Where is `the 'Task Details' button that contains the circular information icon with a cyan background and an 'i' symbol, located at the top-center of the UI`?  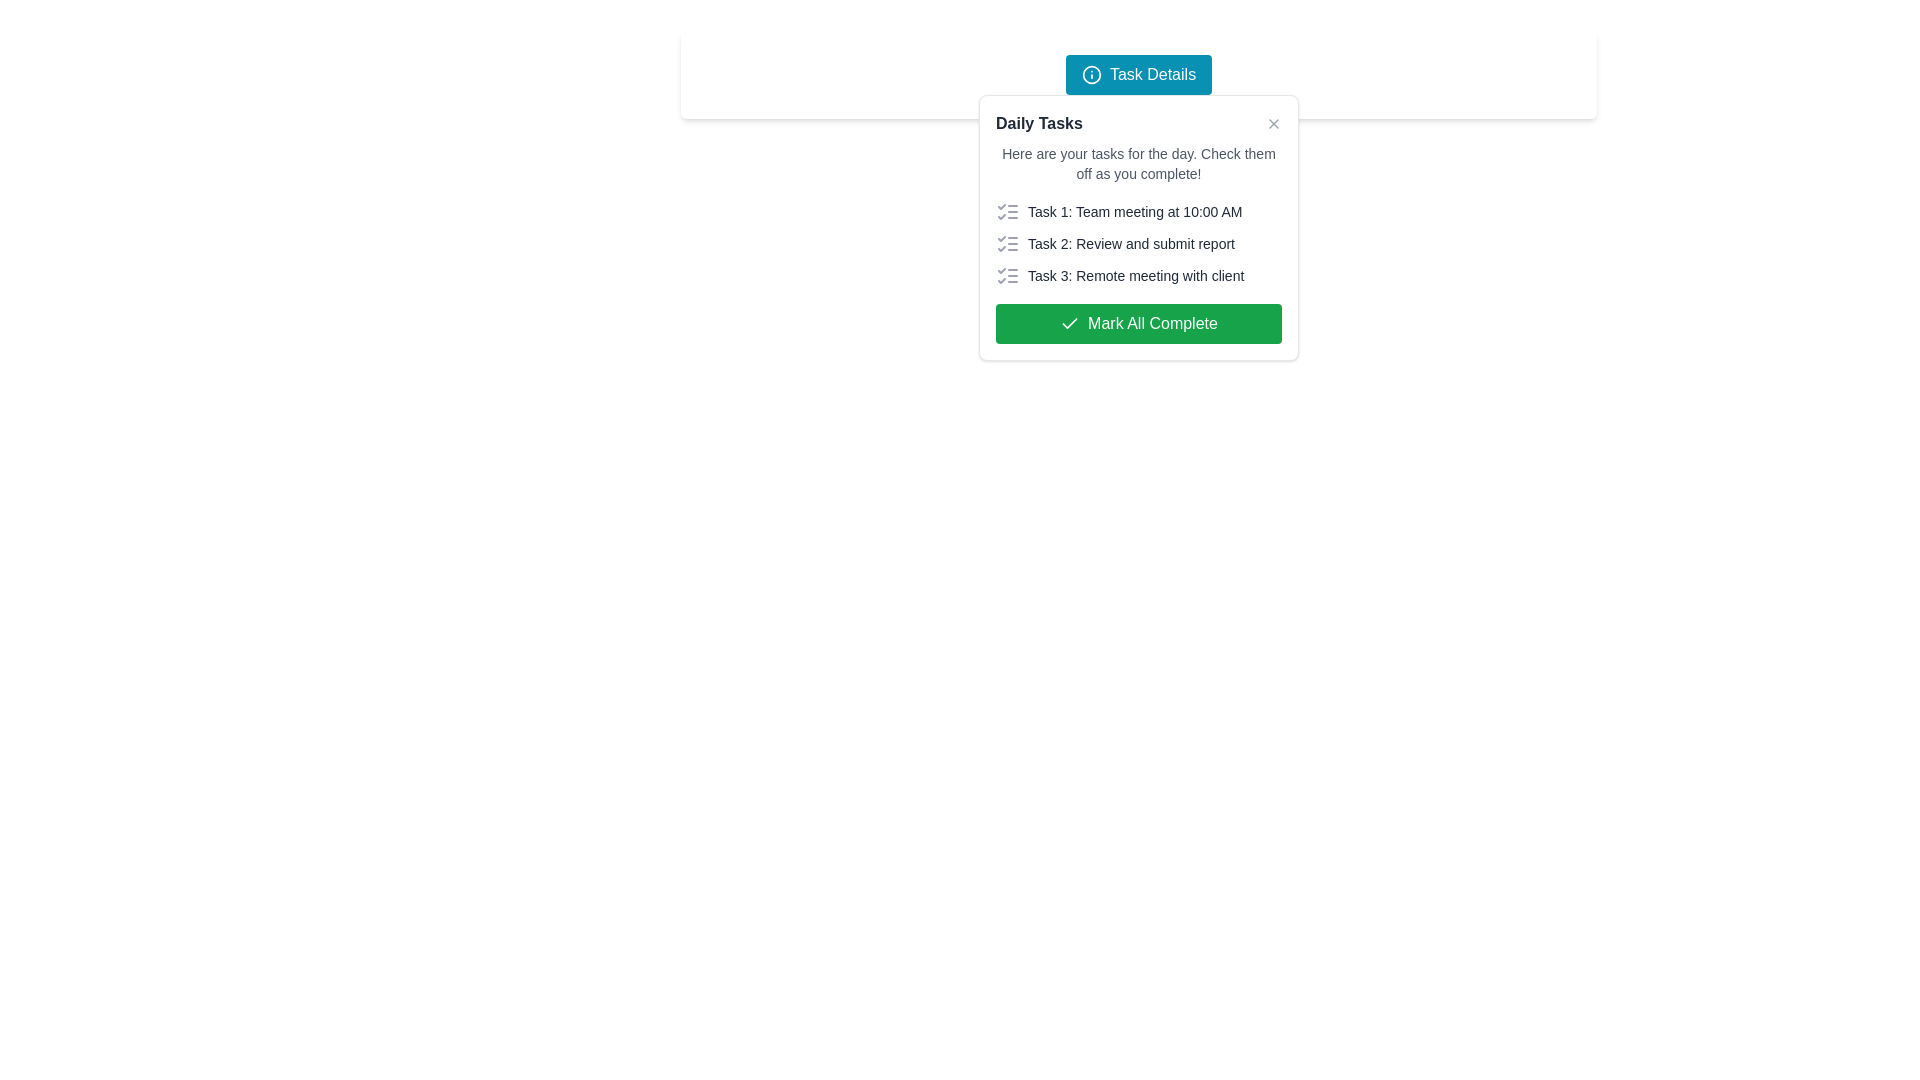 the 'Task Details' button that contains the circular information icon with a cyan background and an 'i' symbol, located at the top-center of the UI is located at coordinates (1090, 73).